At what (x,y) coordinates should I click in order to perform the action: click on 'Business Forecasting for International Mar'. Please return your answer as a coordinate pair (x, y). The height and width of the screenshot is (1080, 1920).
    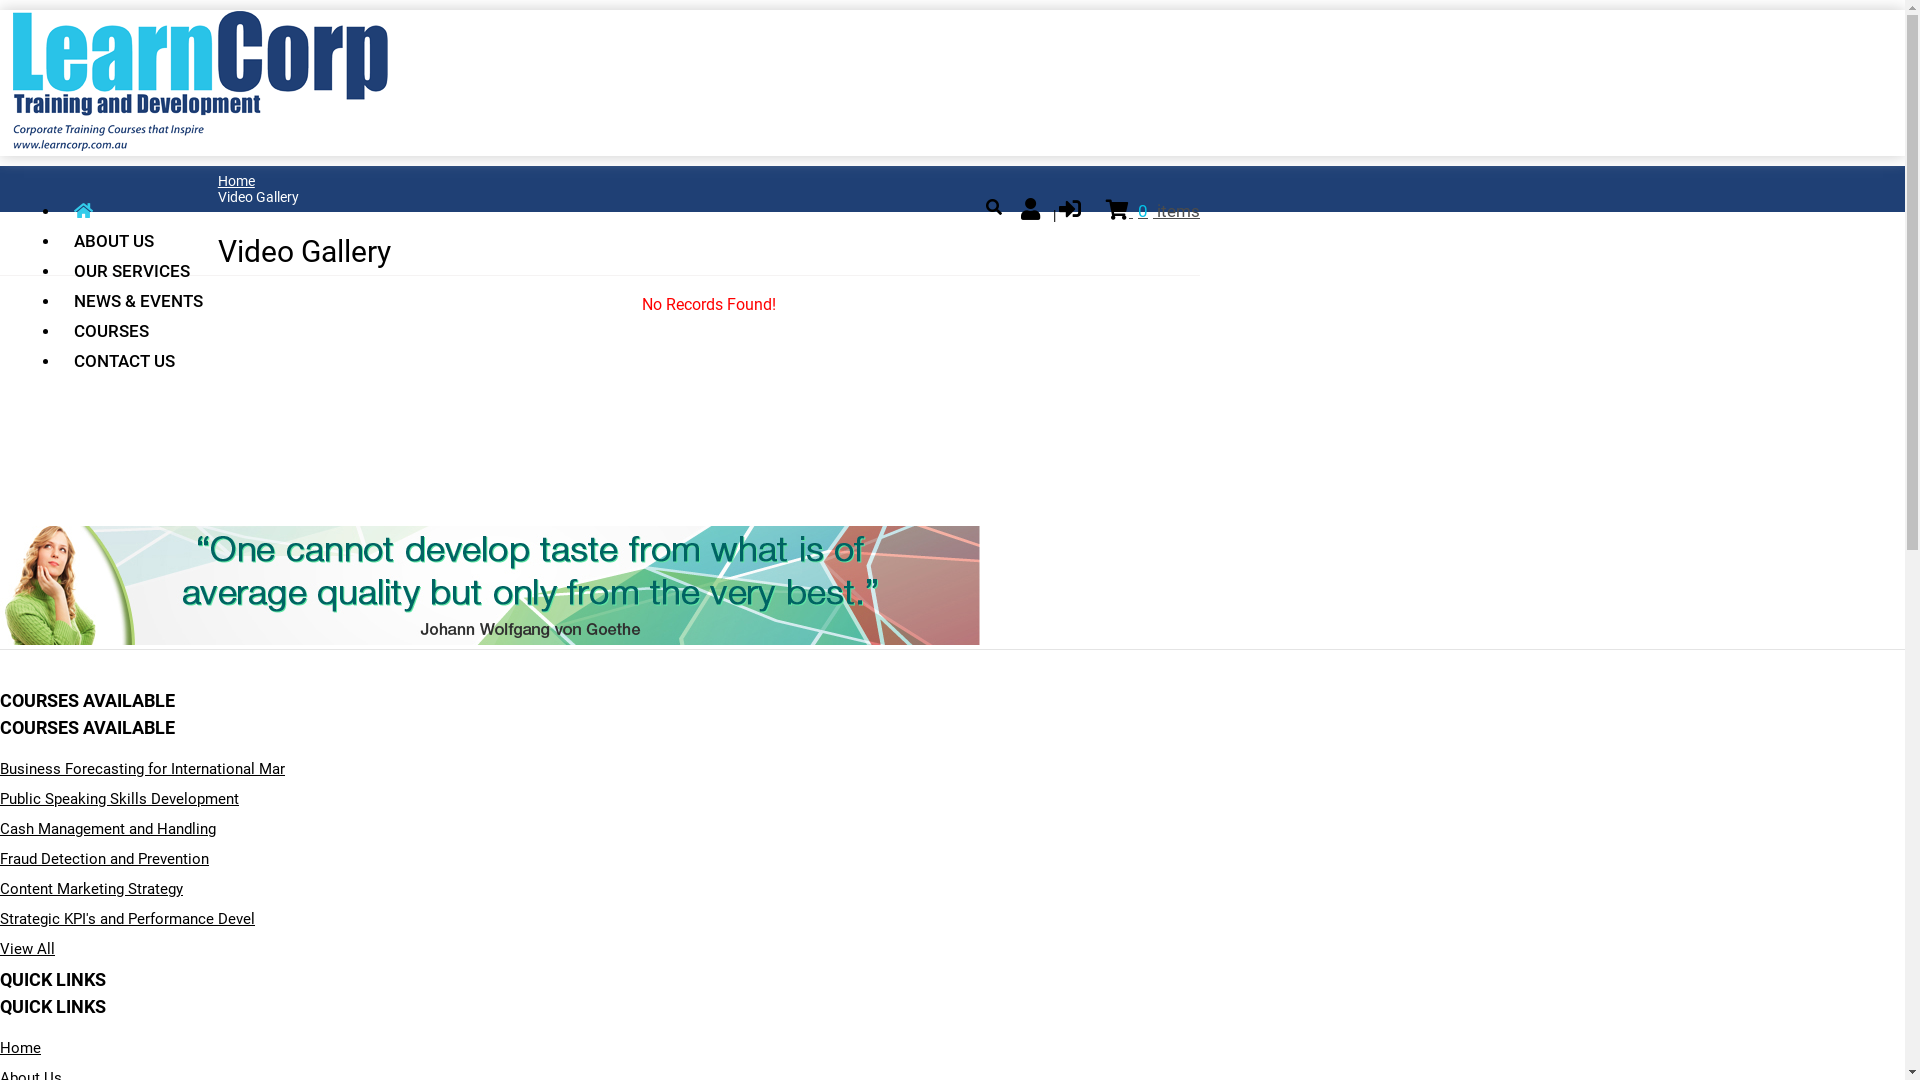
    Looking at the image, I should click on (141, 767).